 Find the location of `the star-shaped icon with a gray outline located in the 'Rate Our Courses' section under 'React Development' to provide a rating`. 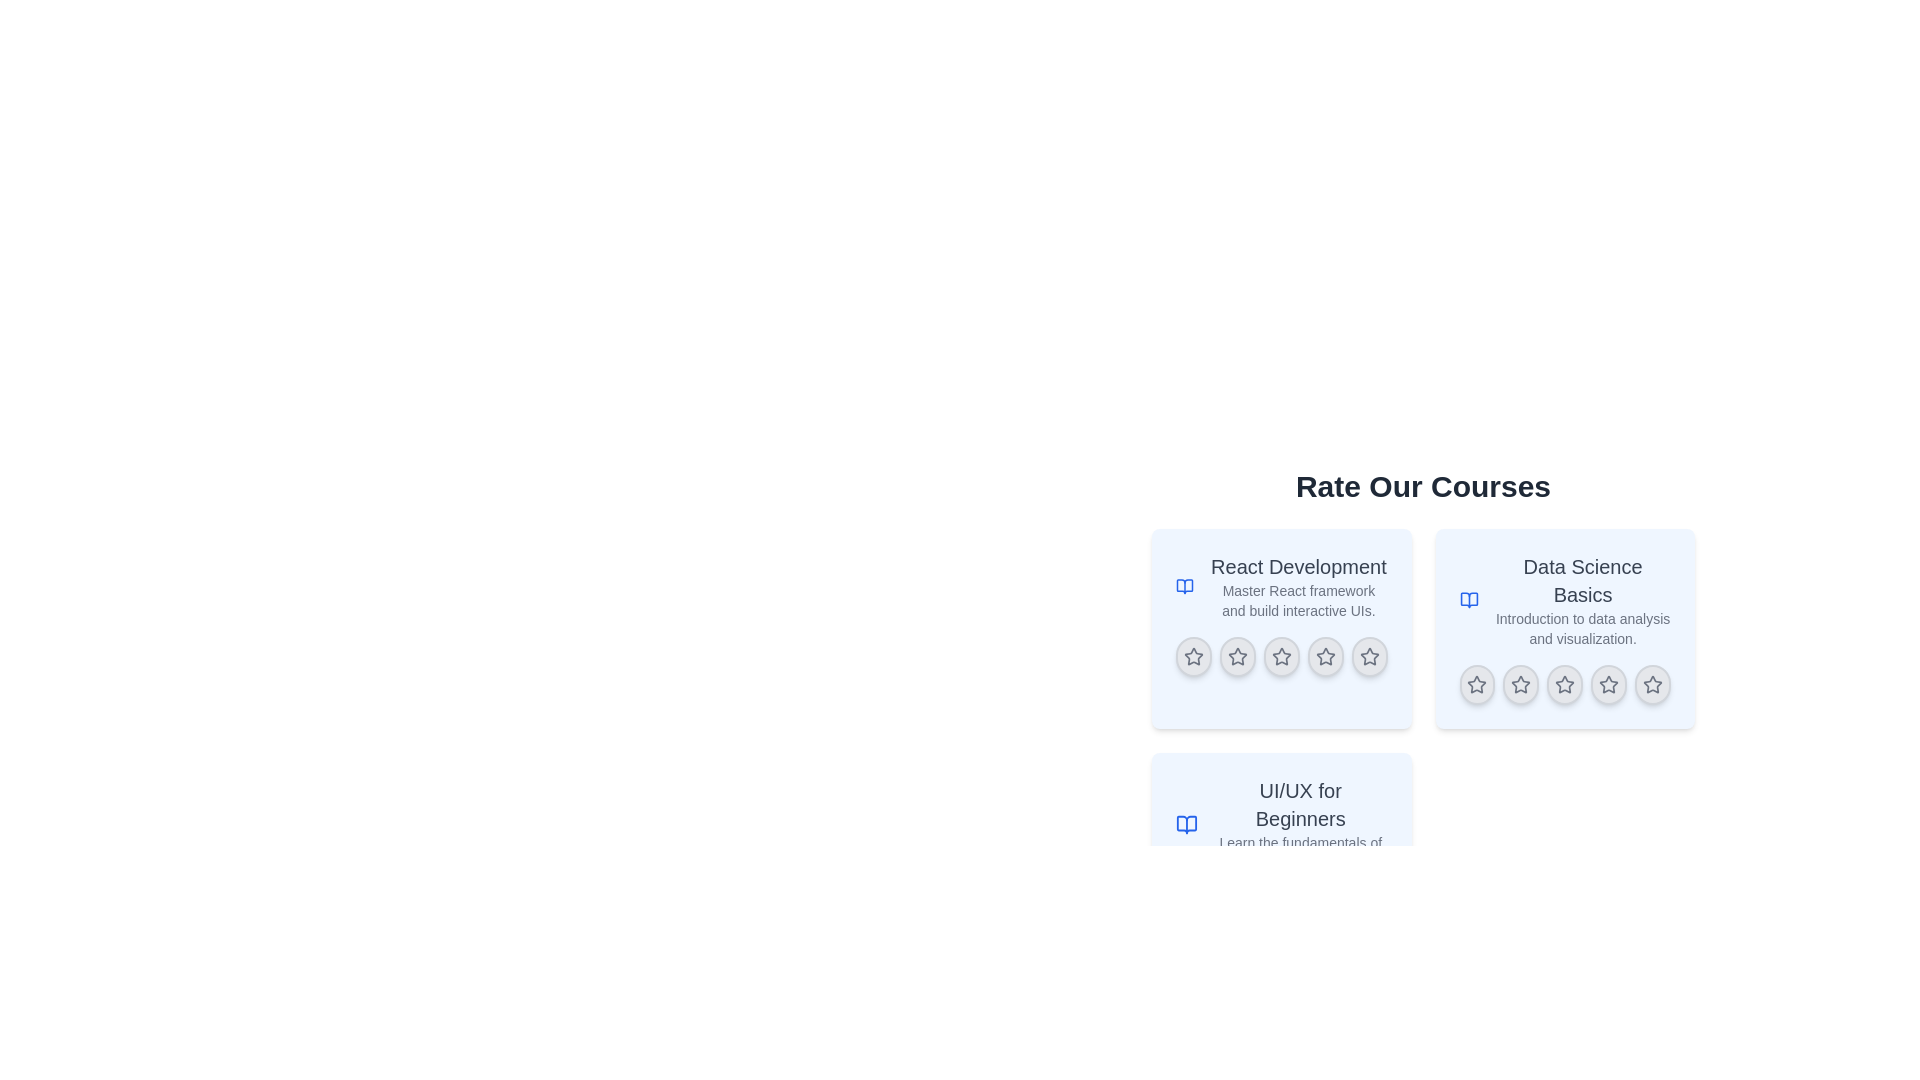

the star-shaped icon with a gray outline located in the 'Rate Our Courses' section under 'React Development' to provide a rating is located at coordinates (1368, 656).